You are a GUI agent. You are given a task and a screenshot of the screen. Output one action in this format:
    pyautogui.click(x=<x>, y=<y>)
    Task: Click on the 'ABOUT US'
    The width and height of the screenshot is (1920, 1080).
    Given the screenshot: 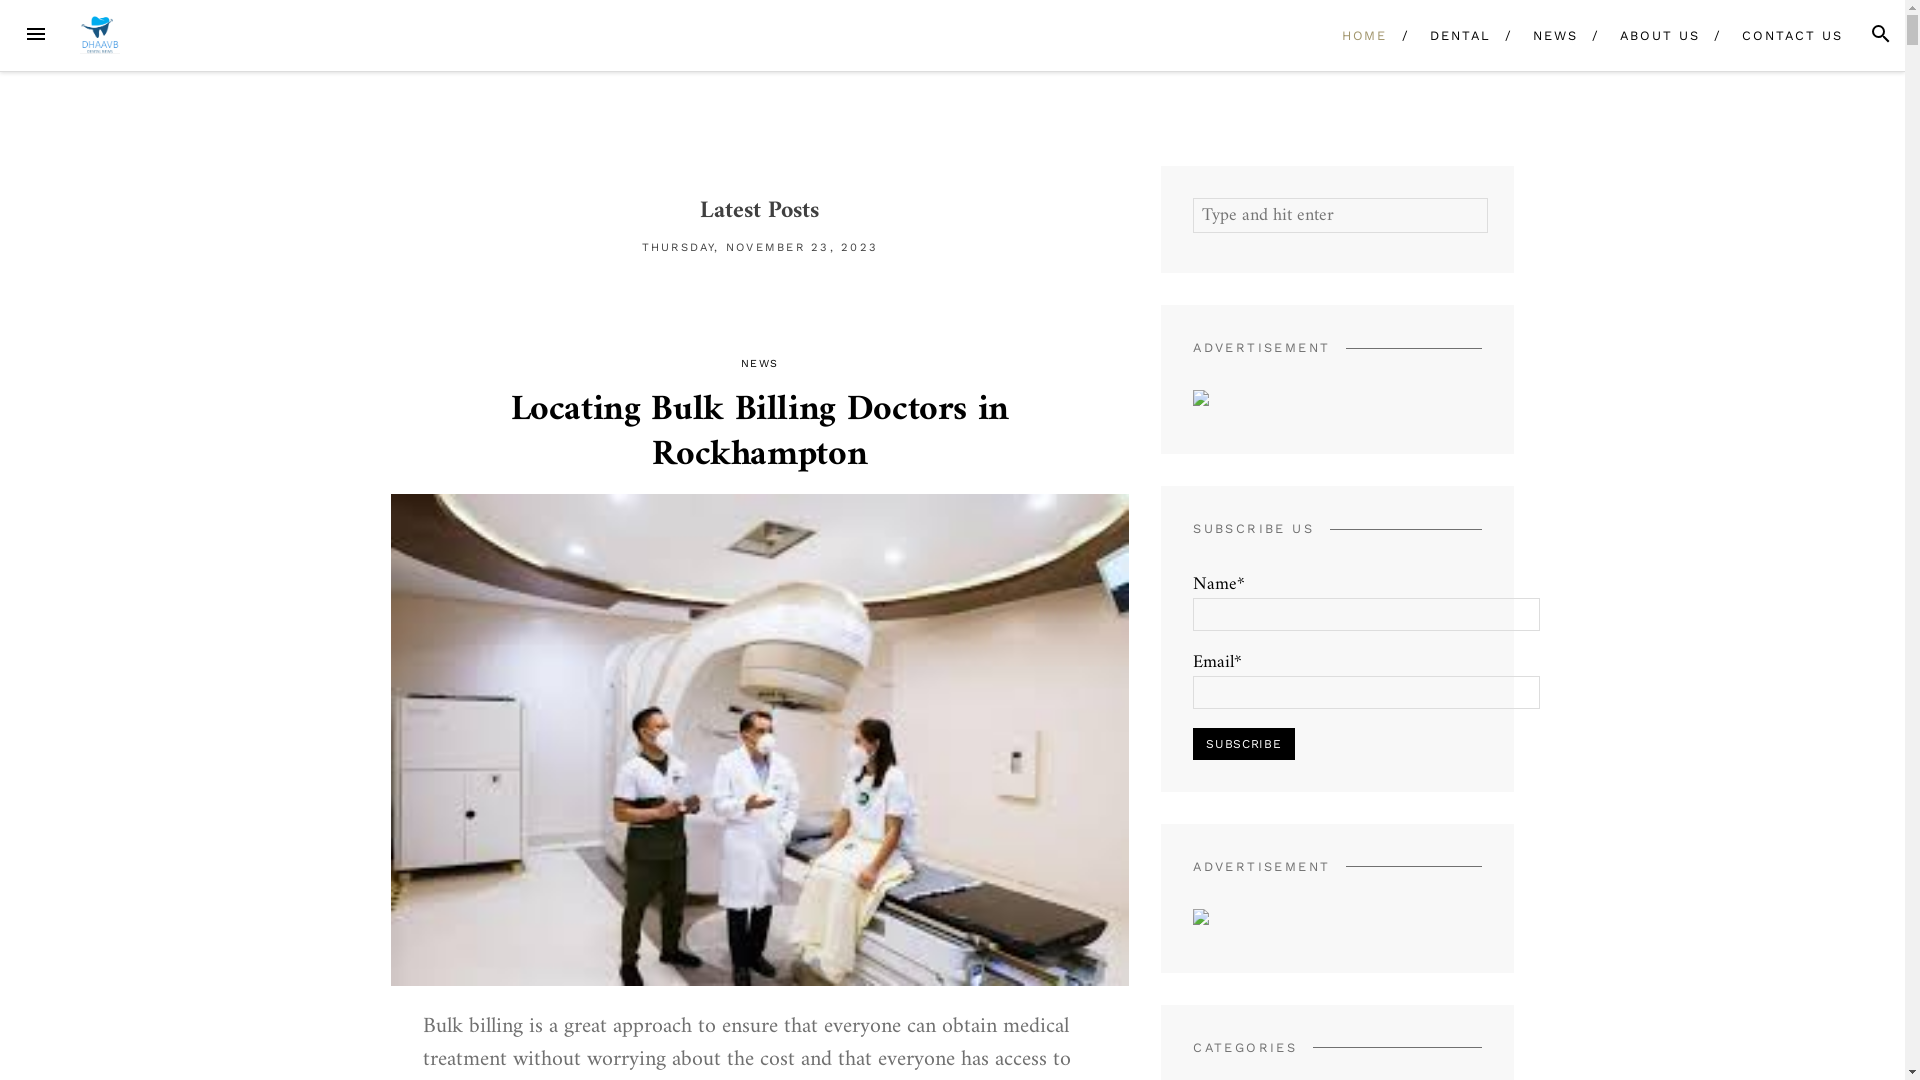 What is the action you would take?
    pyautogui.click(x=1660, y=35)
    